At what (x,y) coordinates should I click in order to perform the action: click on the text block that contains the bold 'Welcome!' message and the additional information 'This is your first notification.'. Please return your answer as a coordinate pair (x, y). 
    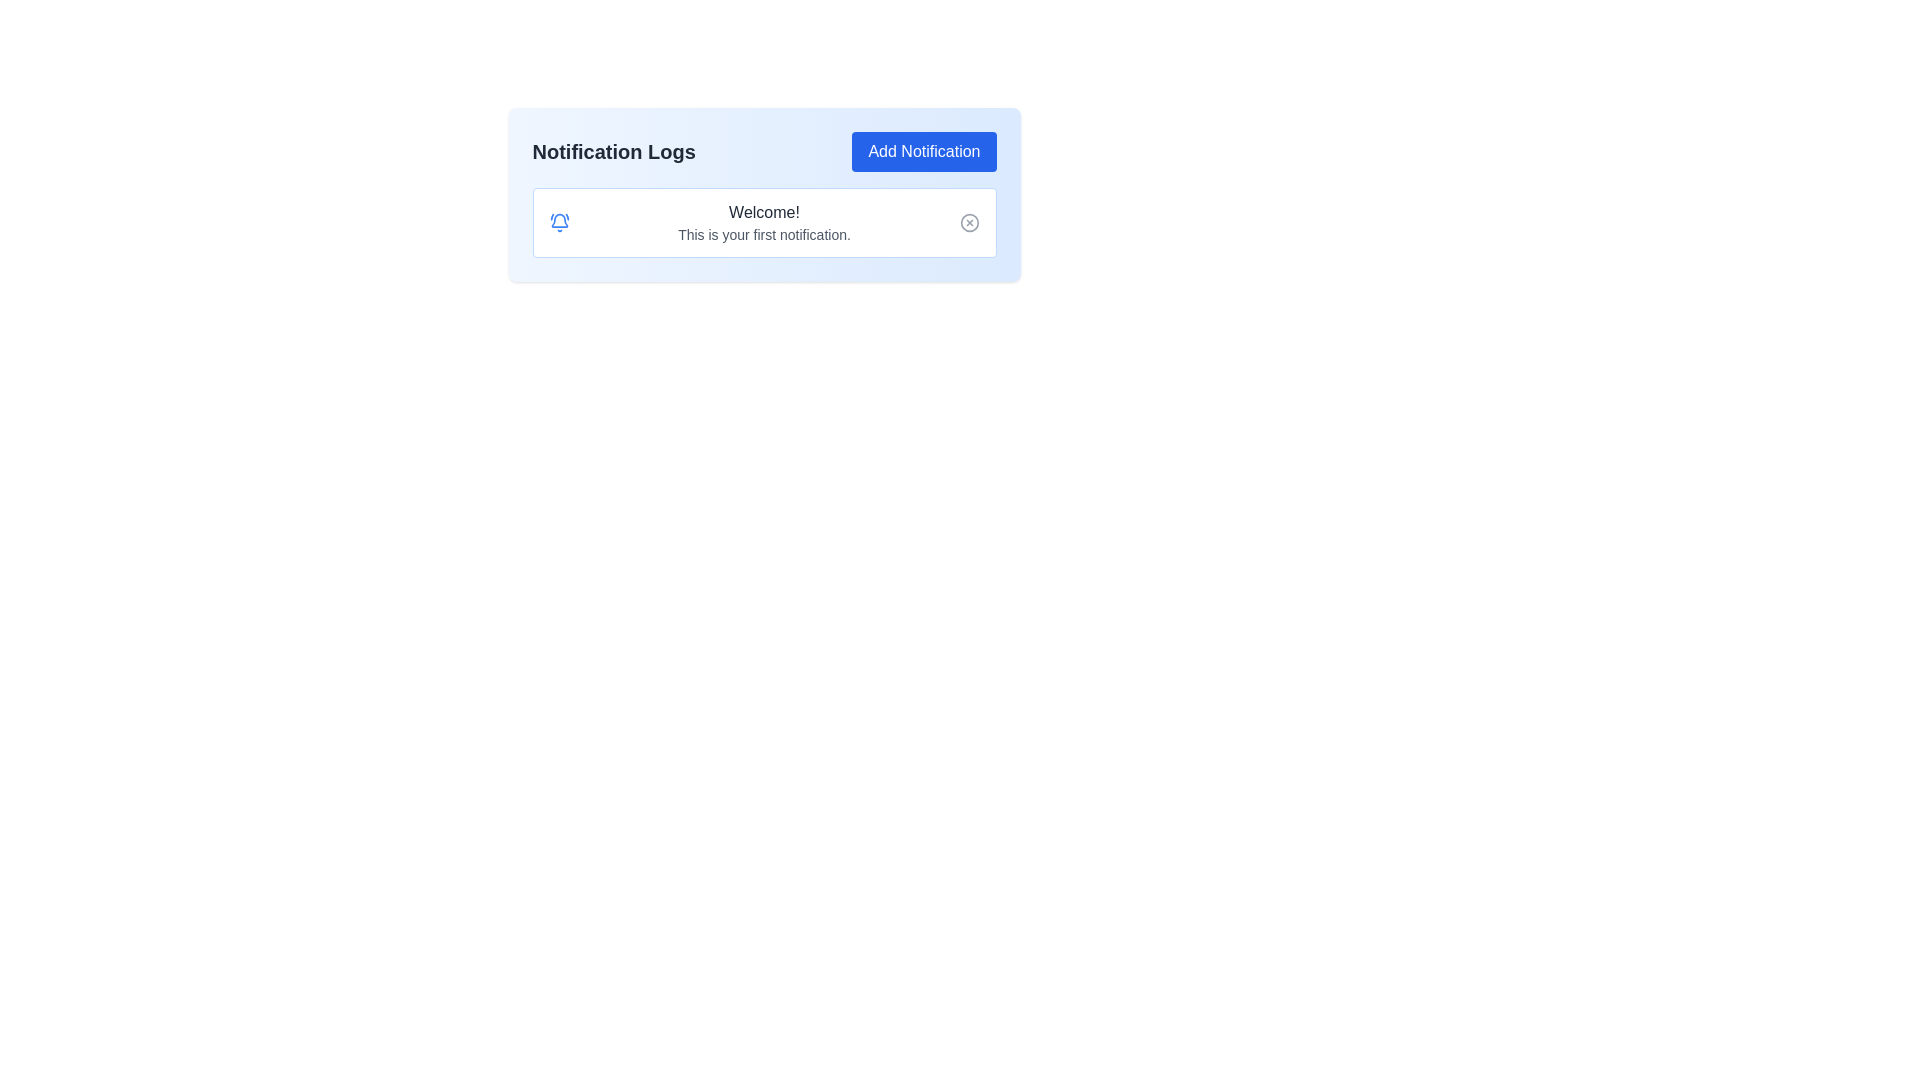
    Looking at the image, I should click on (763, 223).